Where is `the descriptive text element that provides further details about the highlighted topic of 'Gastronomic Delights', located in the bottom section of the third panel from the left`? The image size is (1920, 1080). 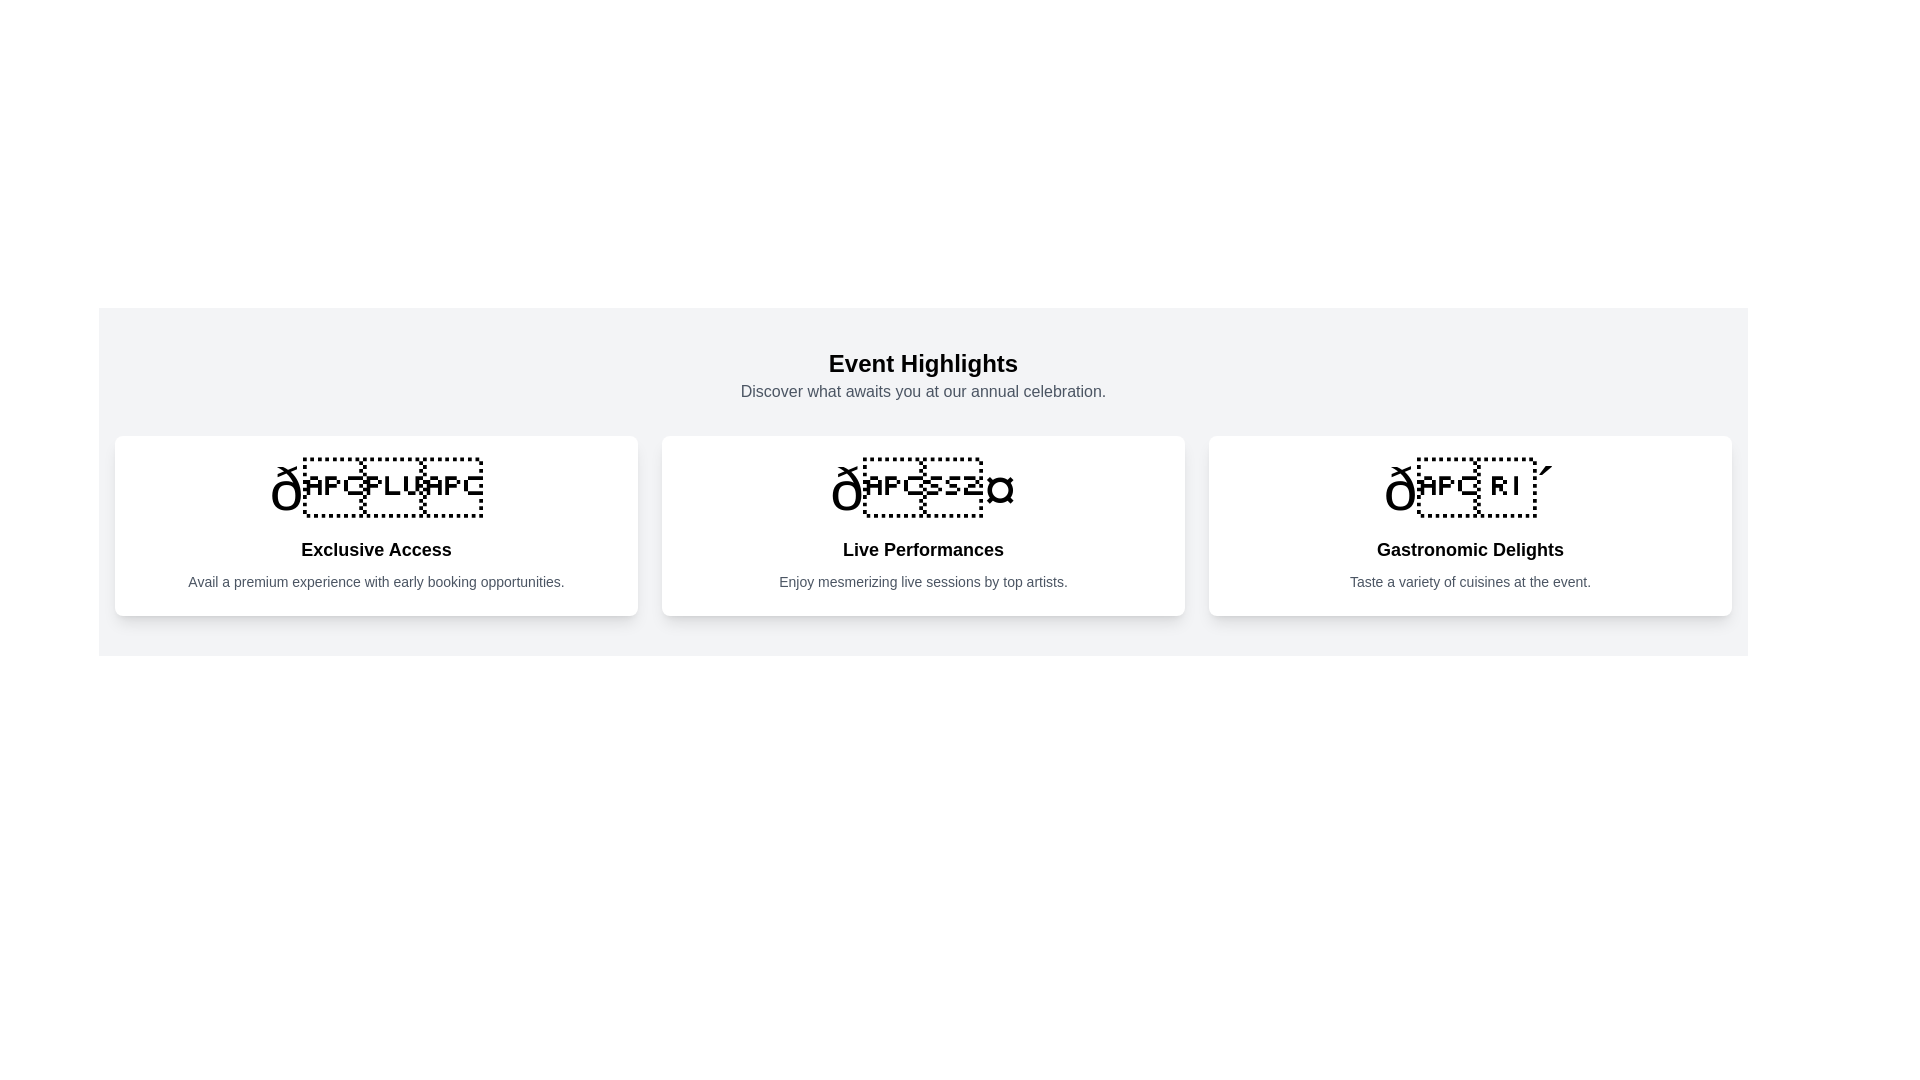
the descriptive text element that provides further details about the highlighted topic of 'Gastronomic Delights', located in the bottom section of the third panel from the left is located at coordinates (1470, 582).